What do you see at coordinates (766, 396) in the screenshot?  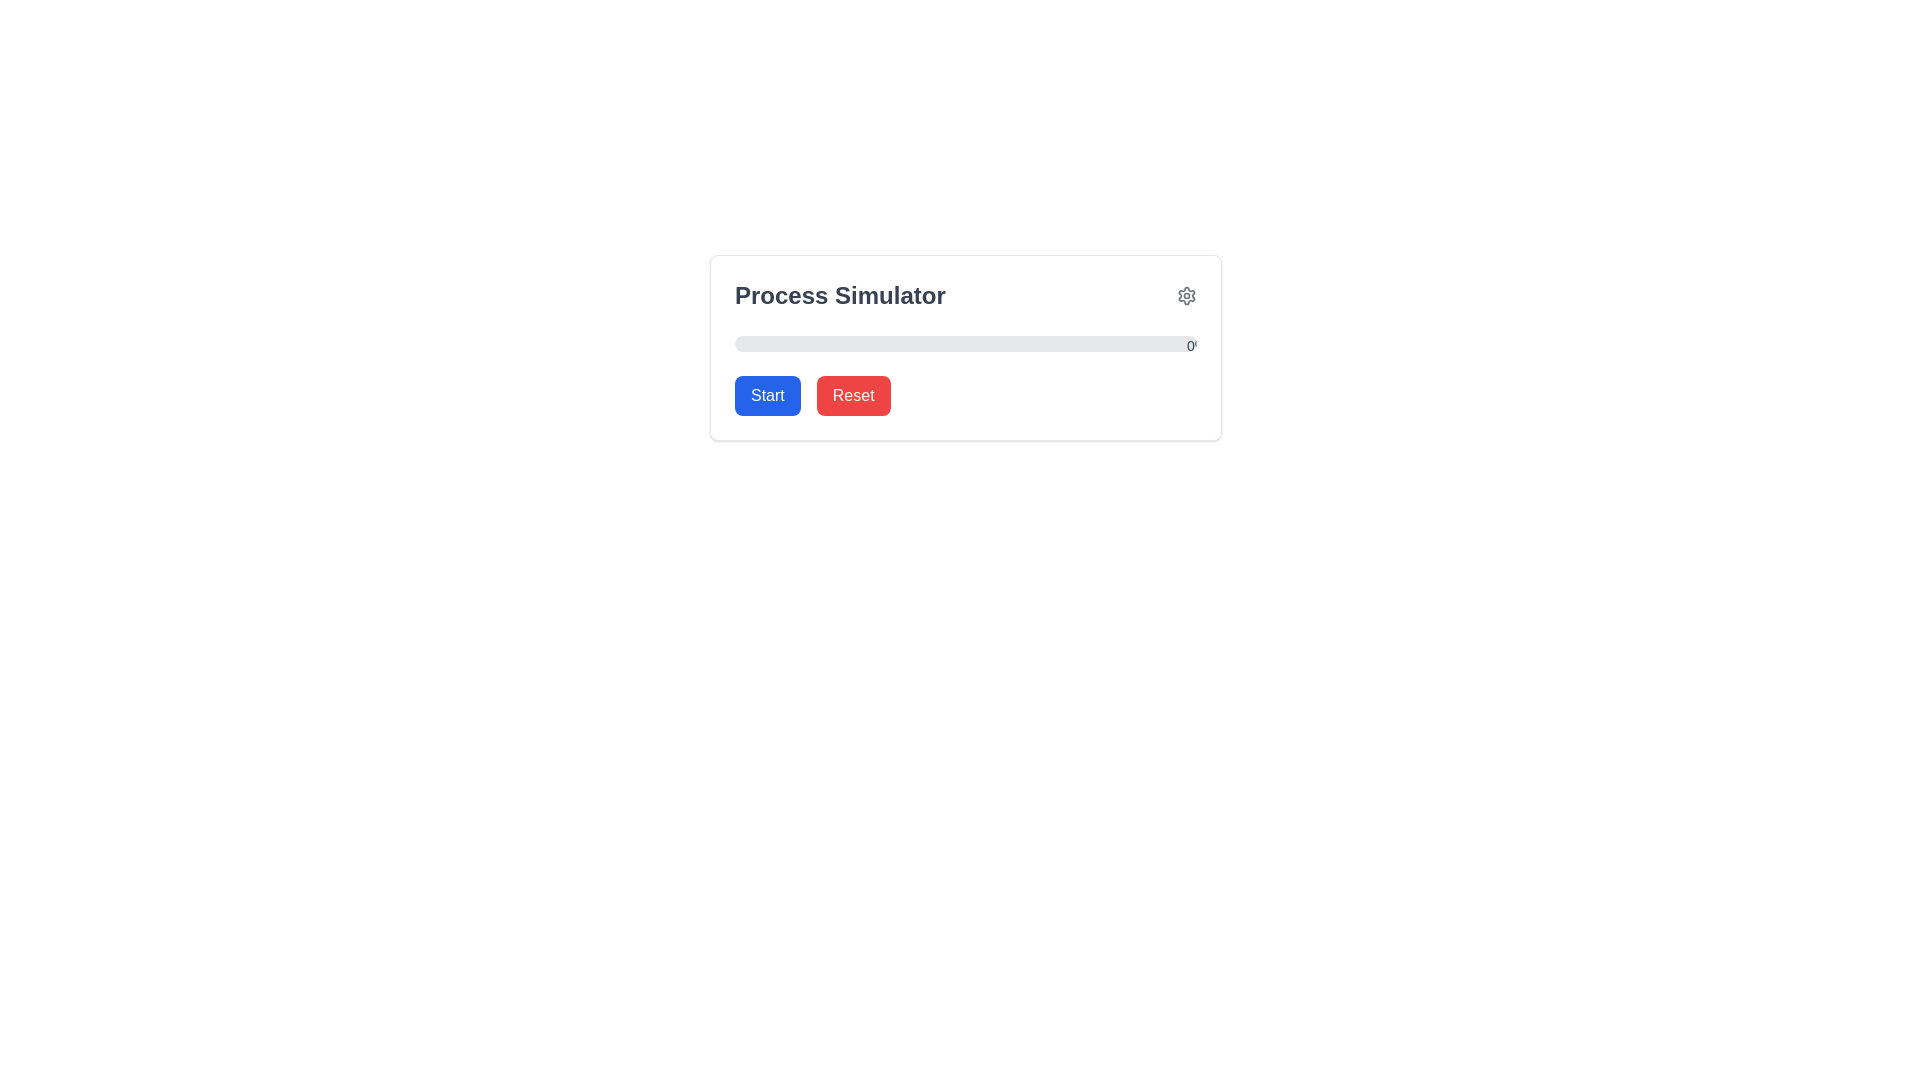 I see `the blue rectangular button labeled 'Start'` at bounding box center [766, 396].